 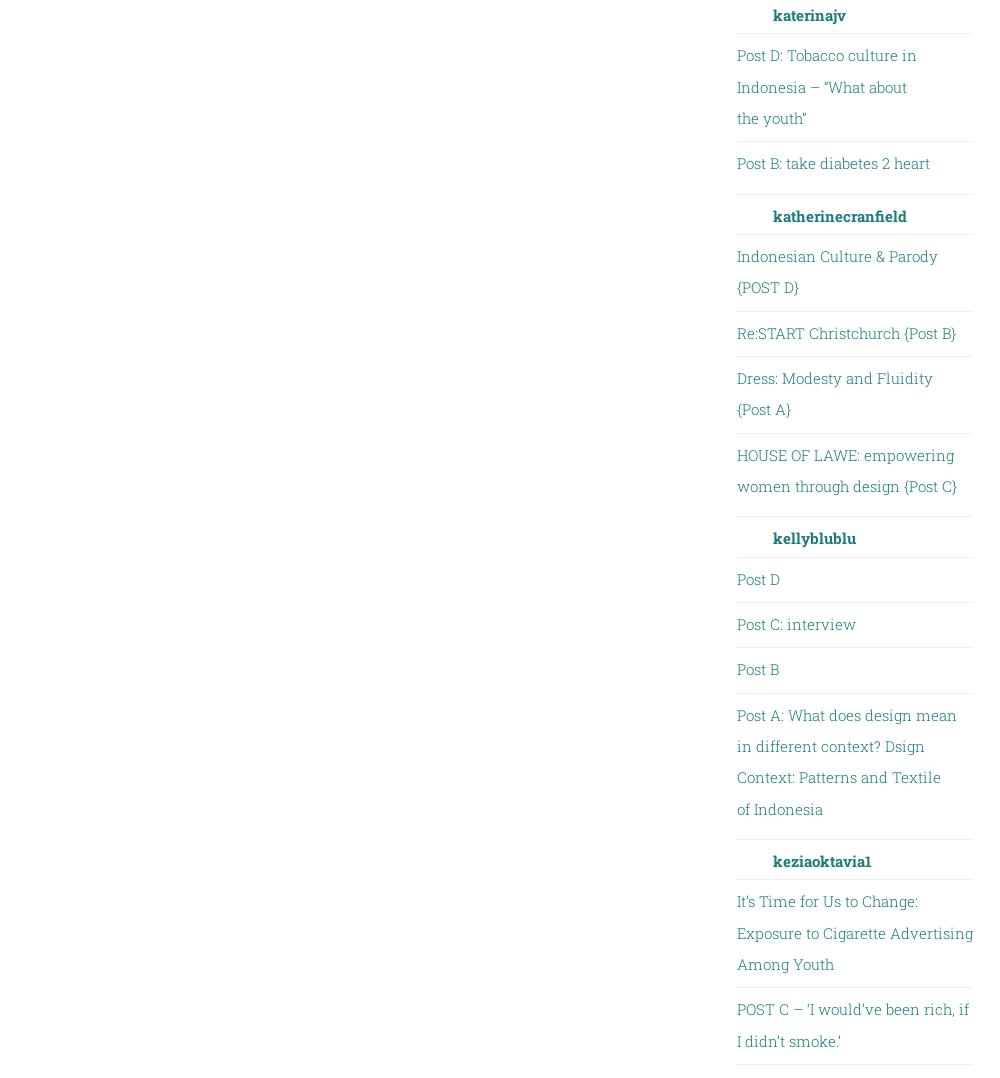 I want to click on 'POST C – ‘I would’ve been rich, if I didn’t smoke.’', so click(x=735, y=1023).